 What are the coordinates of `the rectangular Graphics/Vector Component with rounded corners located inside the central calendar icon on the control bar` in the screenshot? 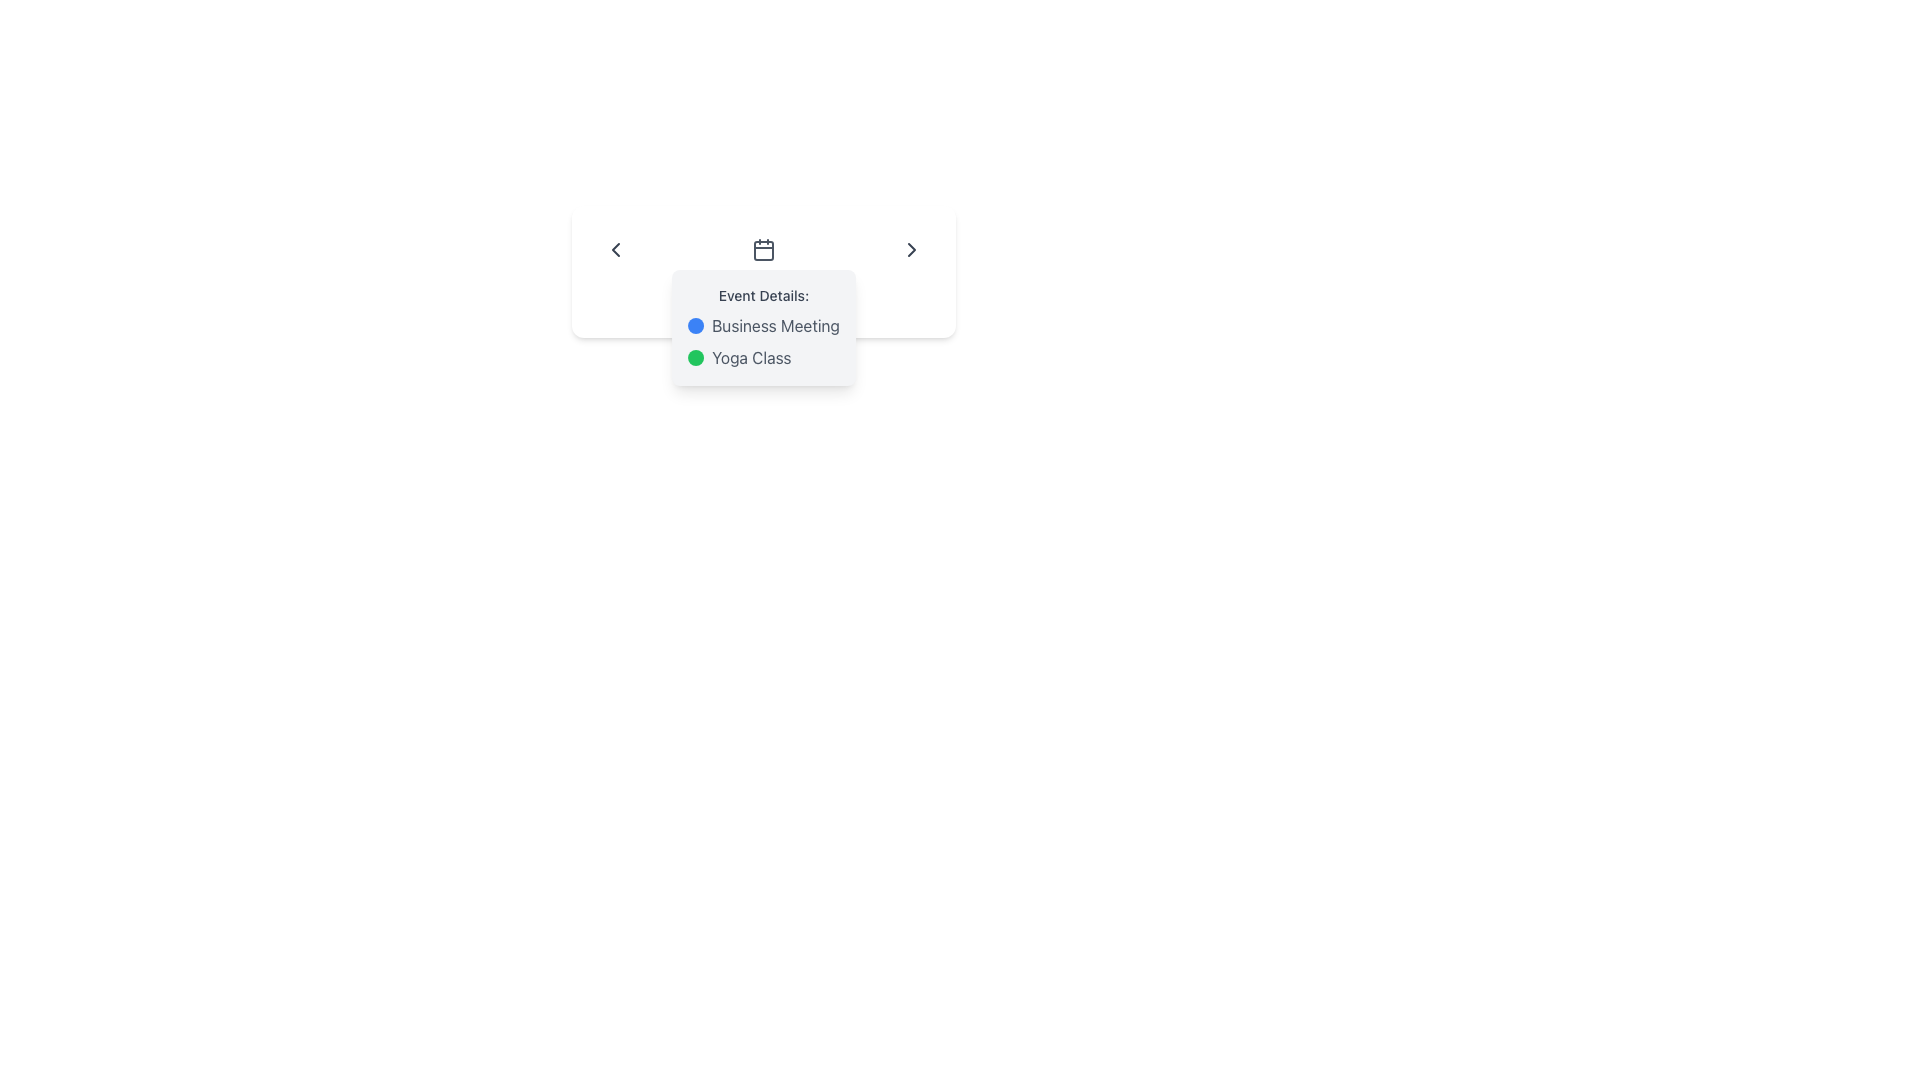 It's located at (762, 249).